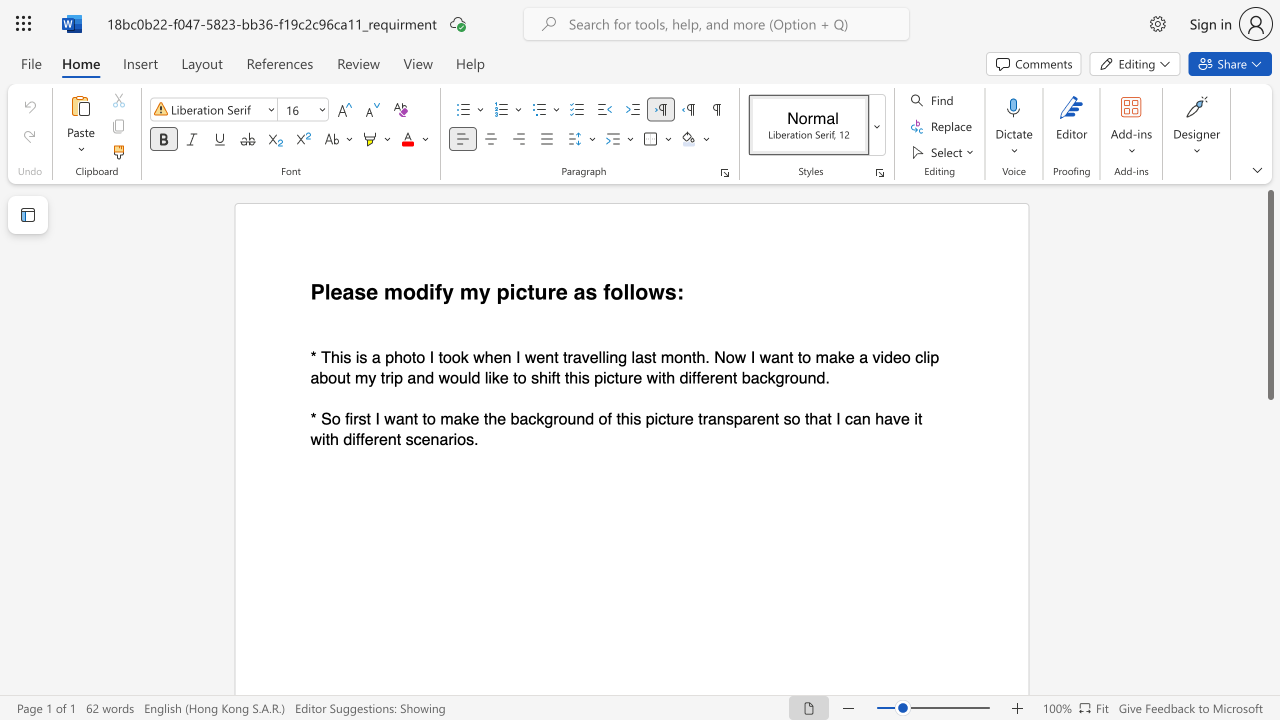  Describe the element at coordinates (590, 292) in the screenshot. I see `the 1th character "s" in the text` at that location.